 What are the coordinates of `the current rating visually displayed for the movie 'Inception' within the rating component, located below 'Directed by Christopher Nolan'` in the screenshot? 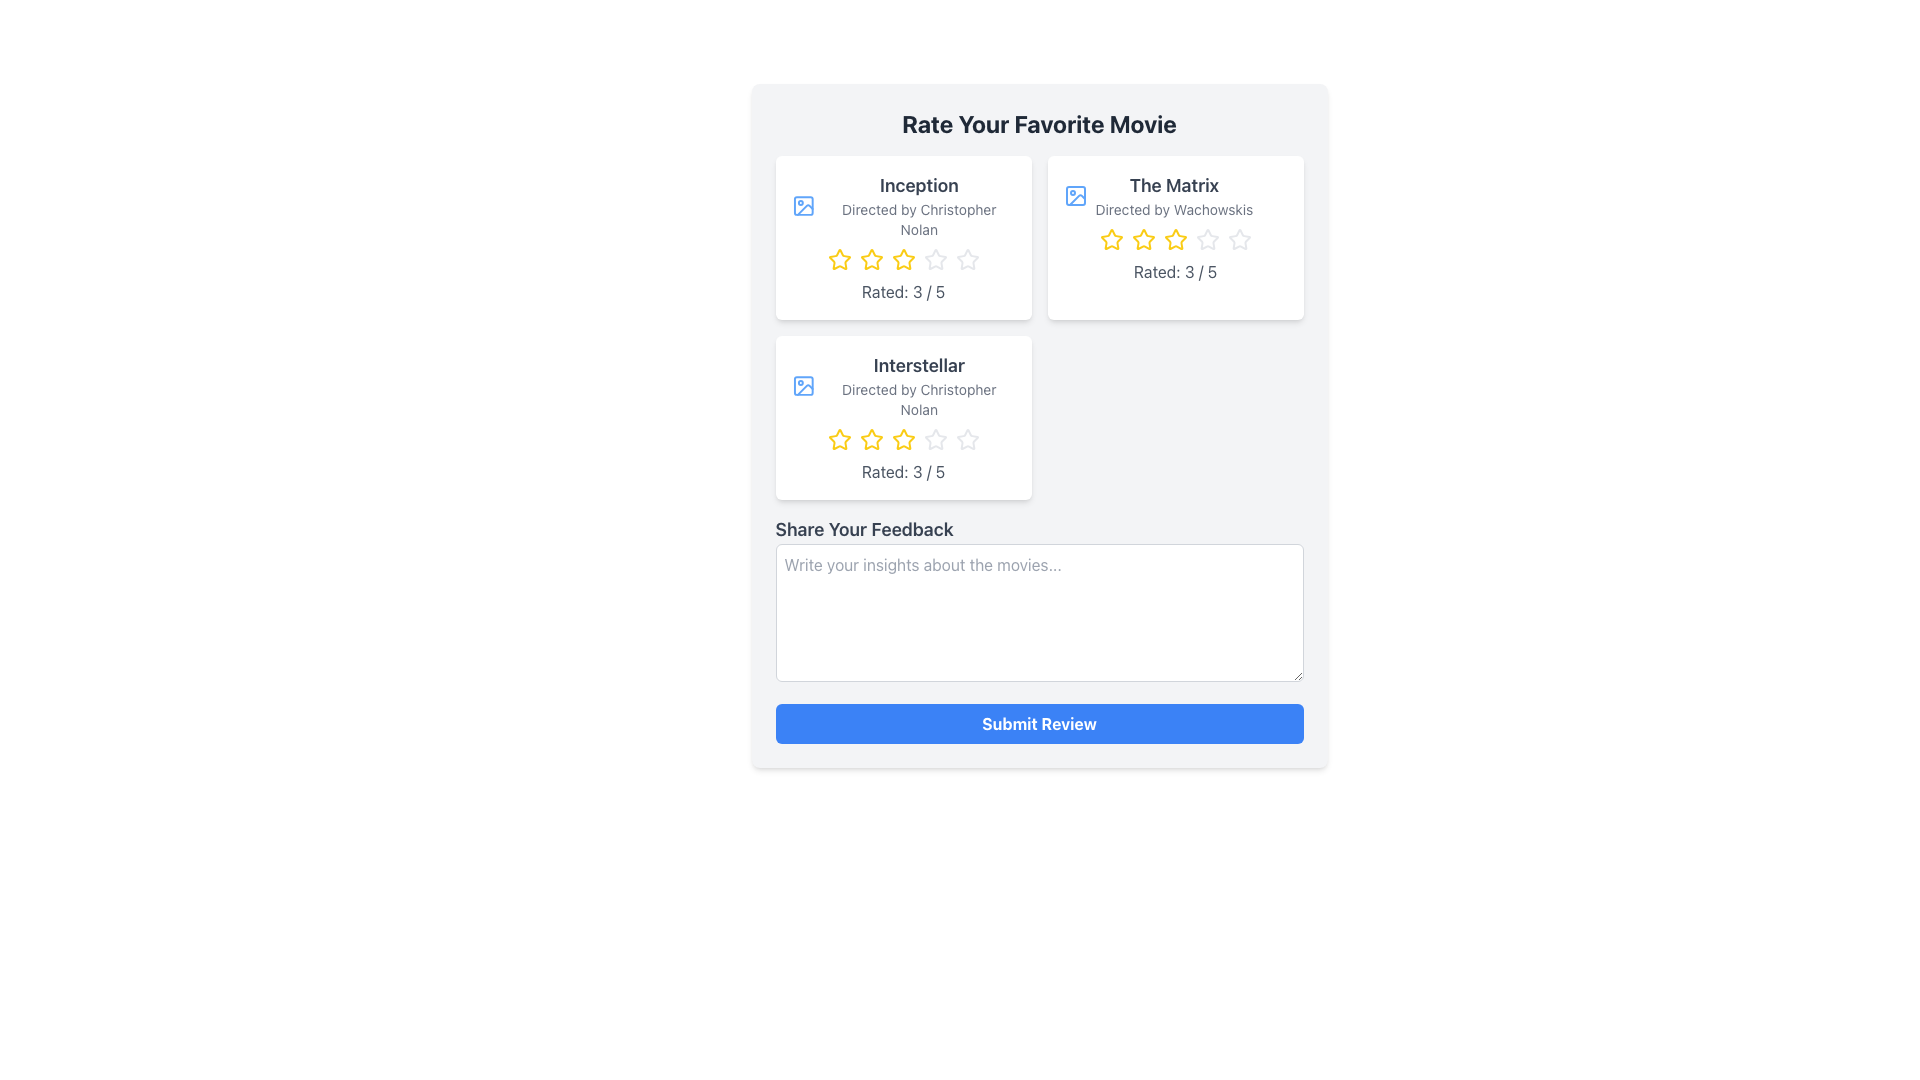 It's located at (902, 258).